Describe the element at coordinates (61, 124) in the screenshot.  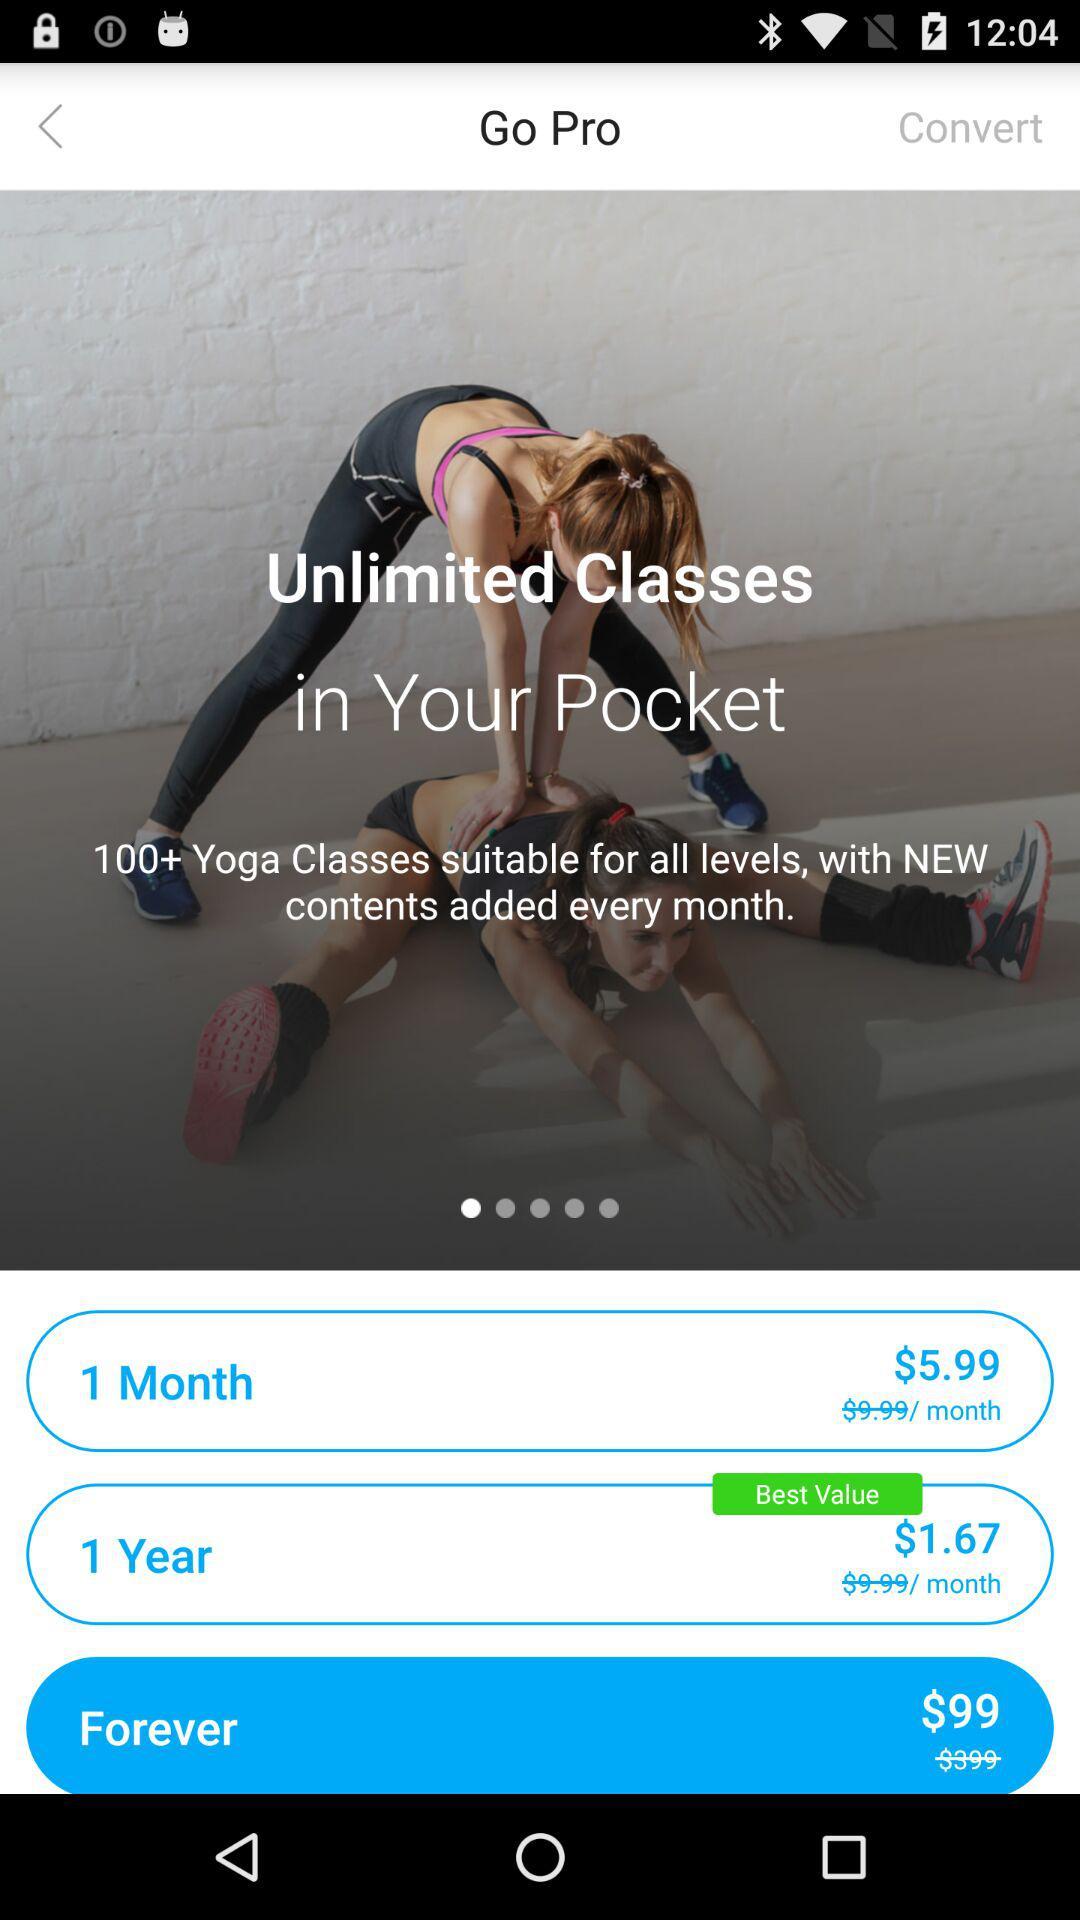
I see `the item to the left of go pro item` at that location.